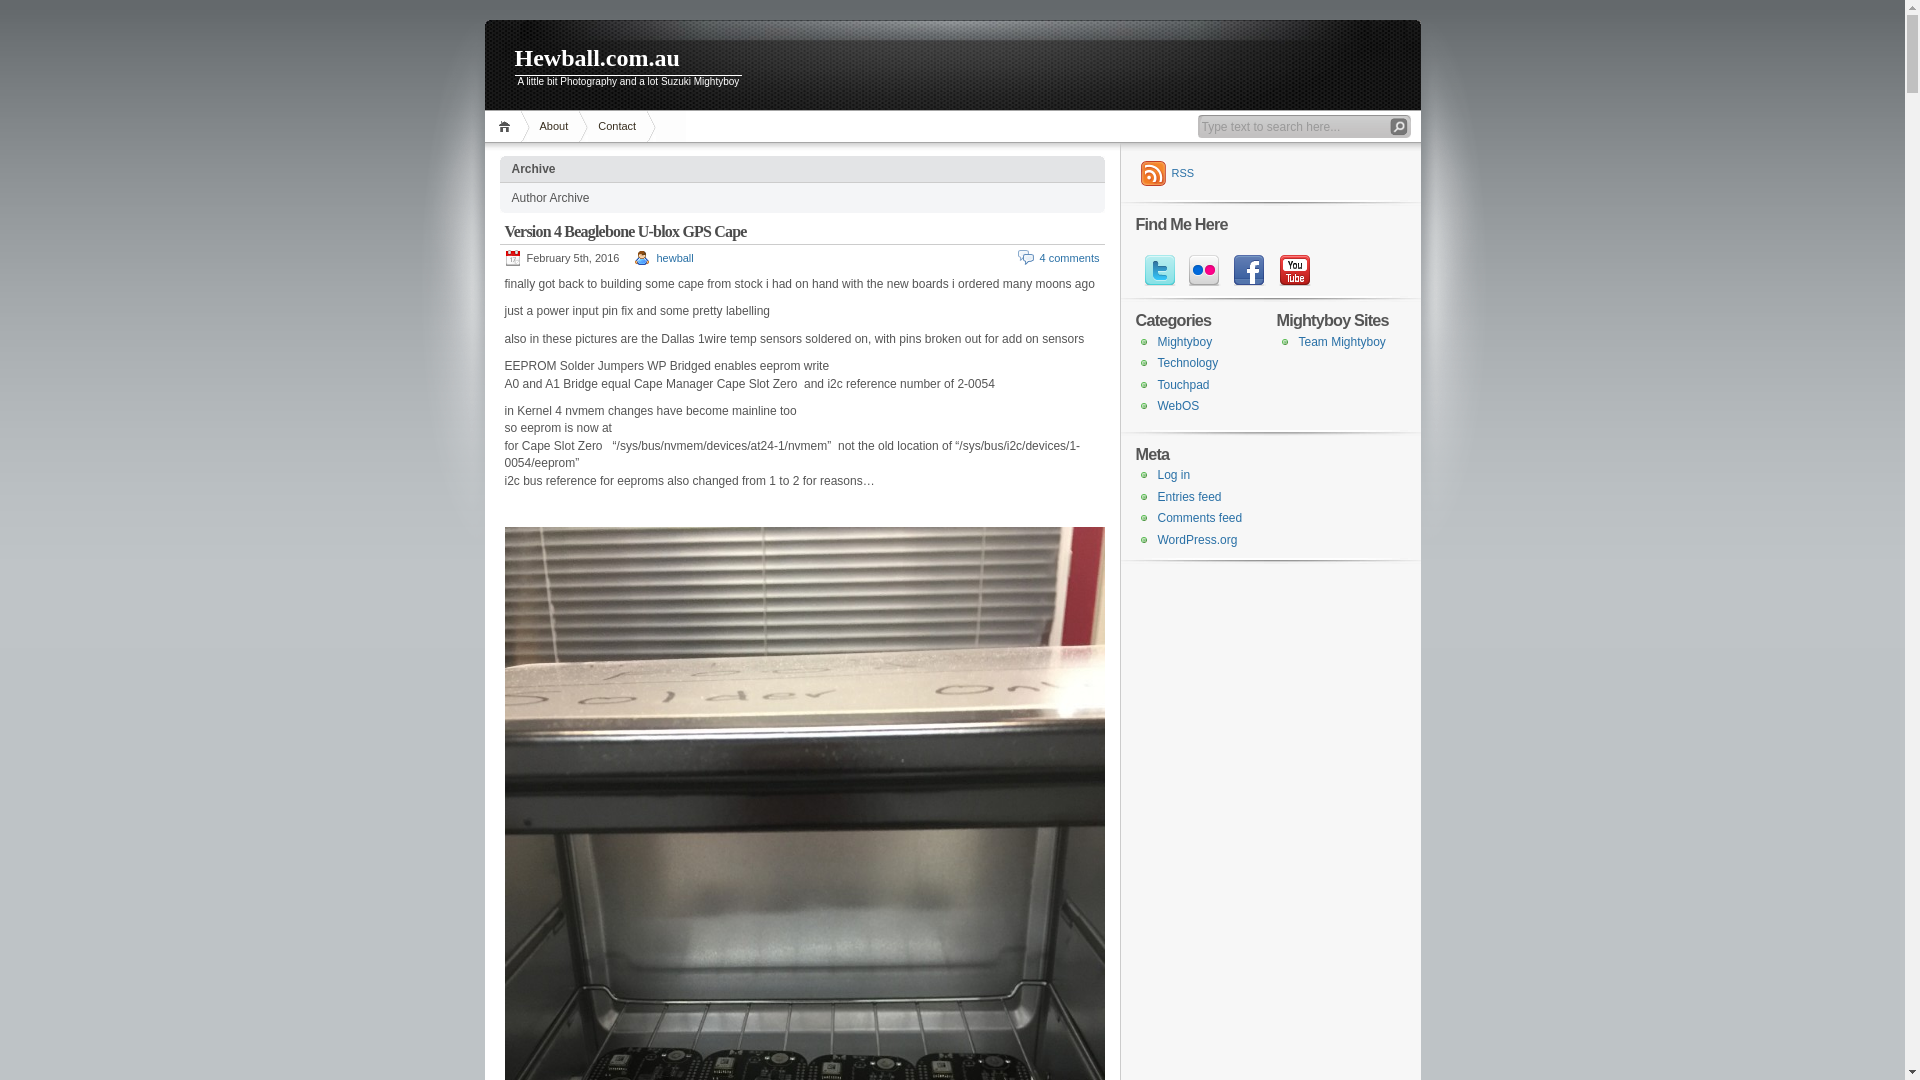 The height and width of the screenshot is (1080, 1920). Describe the element at coordinates (623, 230) in the screenshot. I see `'Version 4 Beaglebone U-blox GPS Cape'` at that location.